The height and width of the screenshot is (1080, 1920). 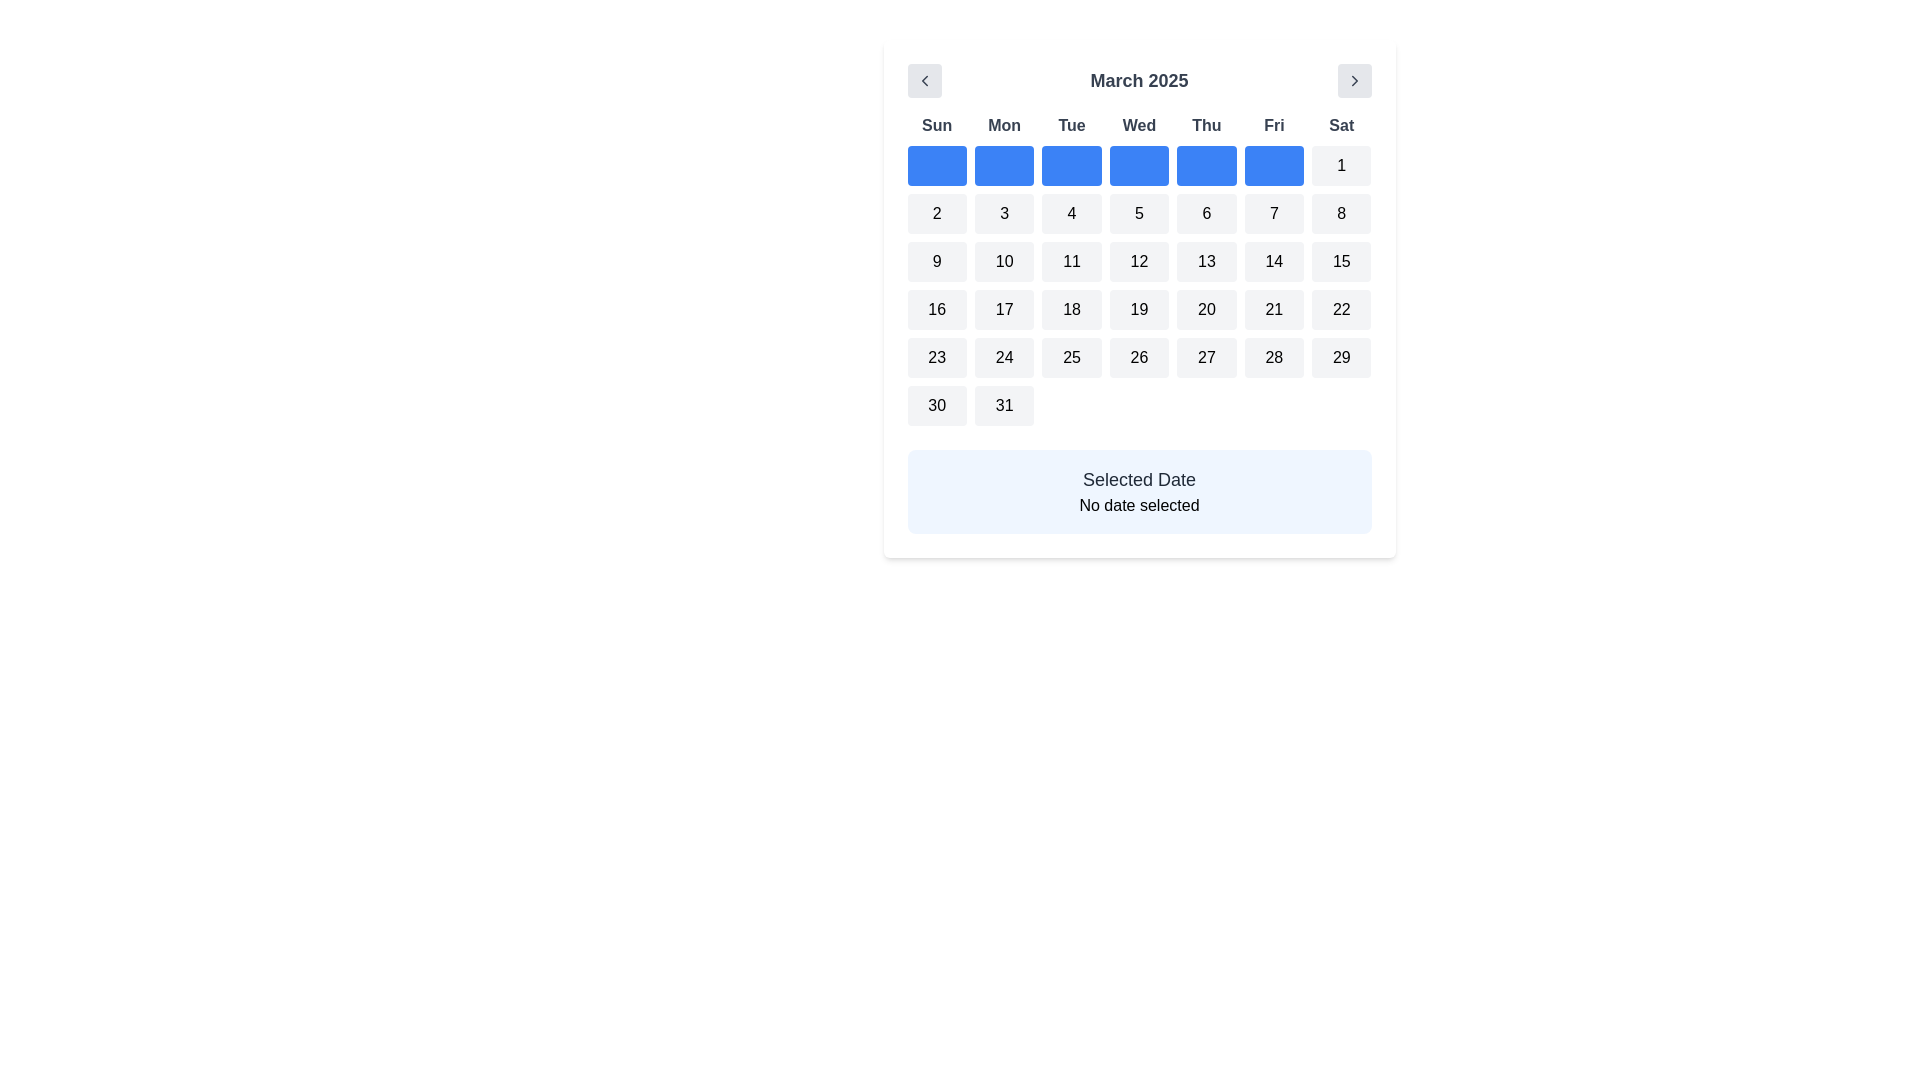 What do you see at coordinates (1354, 80) in the screenshot?
I see `the rightward-facing chevron icon located at the top-right corner of the calendar interface` at bounding box center [1354, 80].